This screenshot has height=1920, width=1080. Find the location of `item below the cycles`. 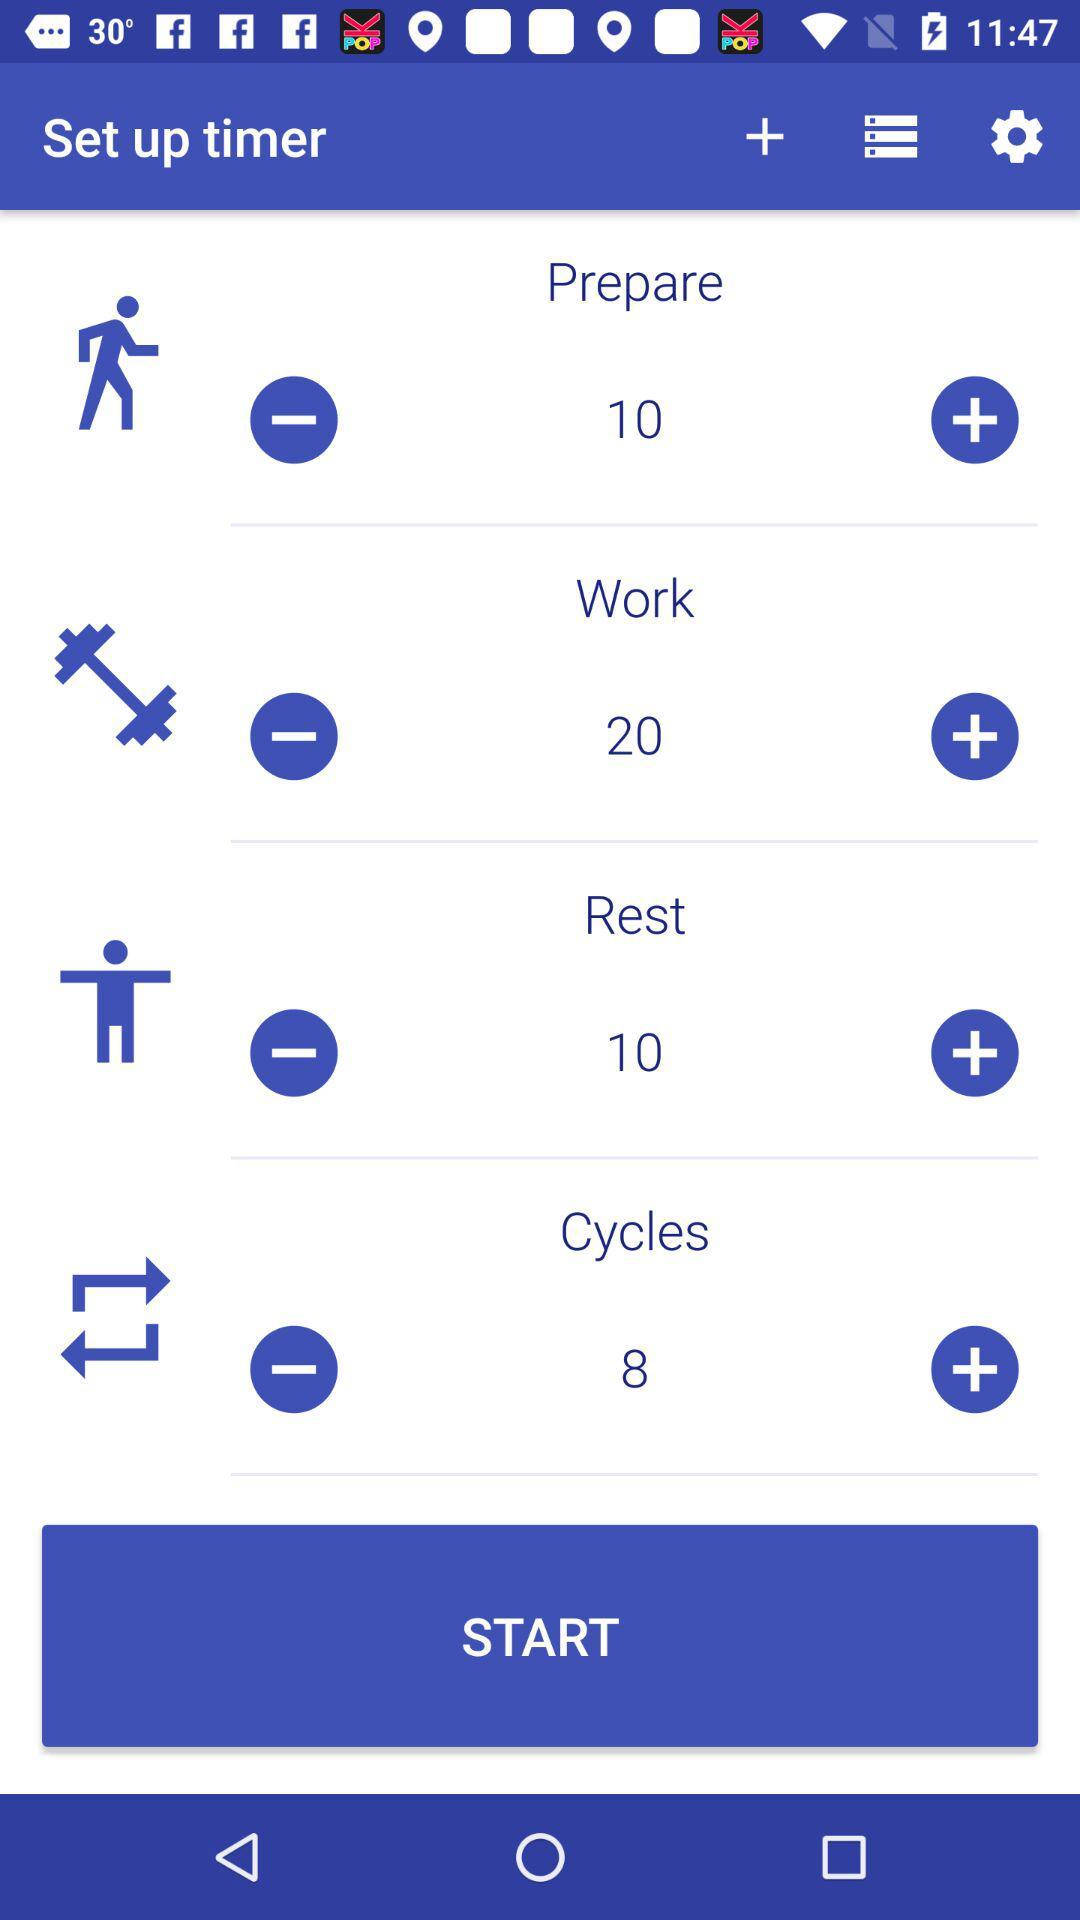

item below the cycles is located at coordinates (634, 1368).